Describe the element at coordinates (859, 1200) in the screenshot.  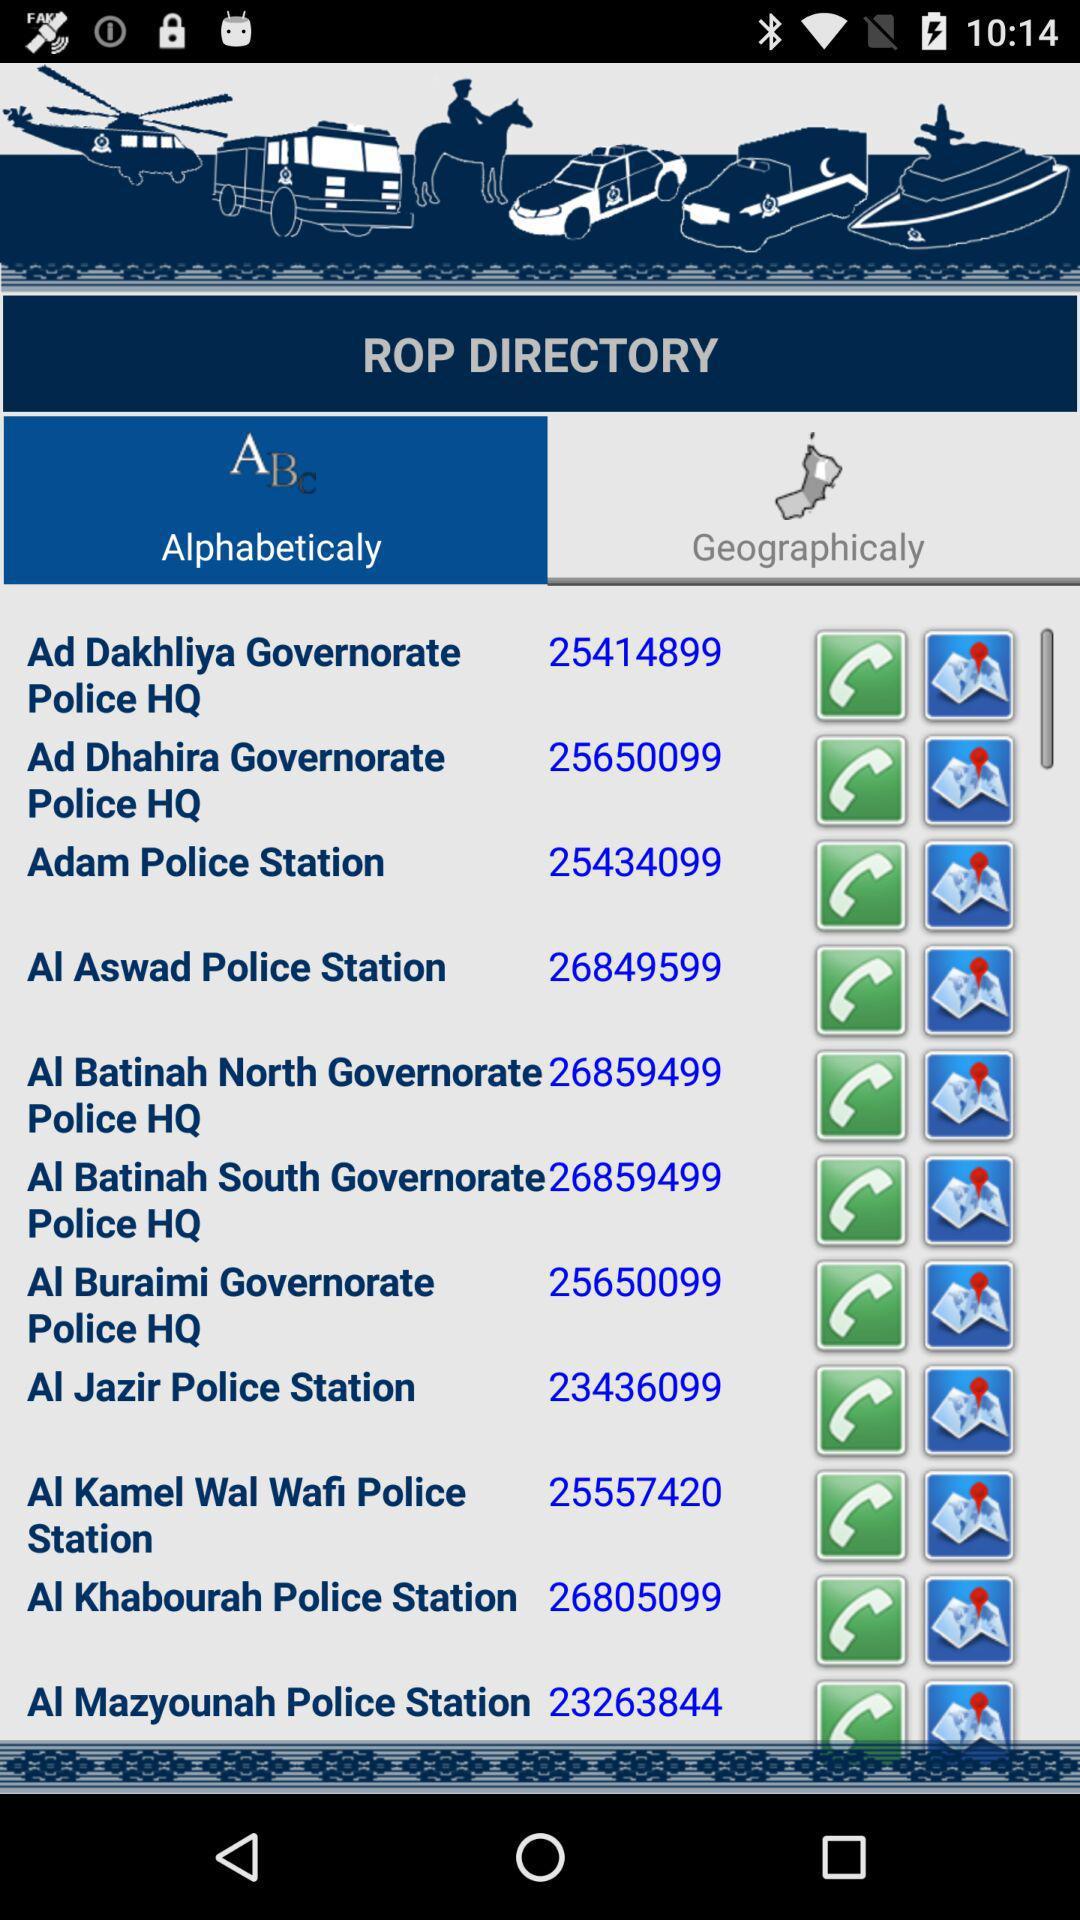
I see `call this number` at that location.